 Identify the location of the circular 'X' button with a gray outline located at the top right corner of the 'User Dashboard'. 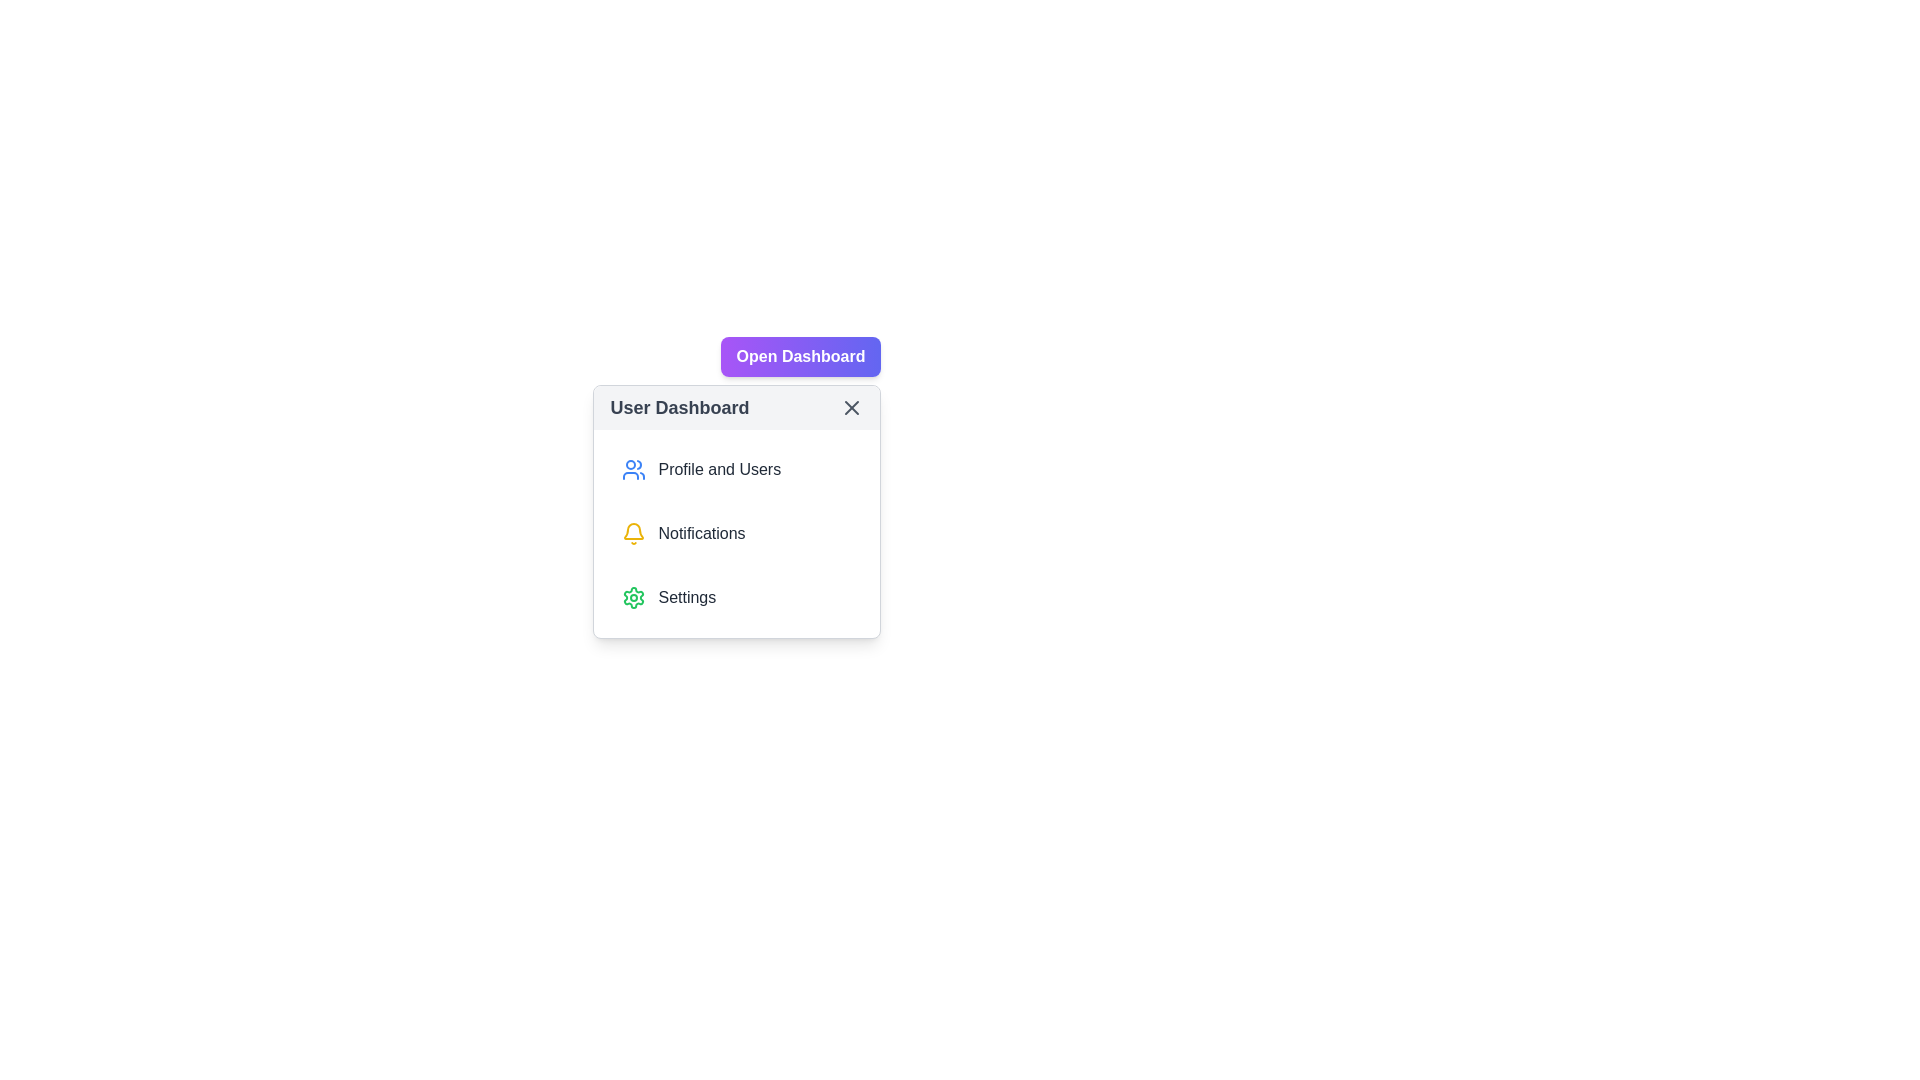
(852, 407).